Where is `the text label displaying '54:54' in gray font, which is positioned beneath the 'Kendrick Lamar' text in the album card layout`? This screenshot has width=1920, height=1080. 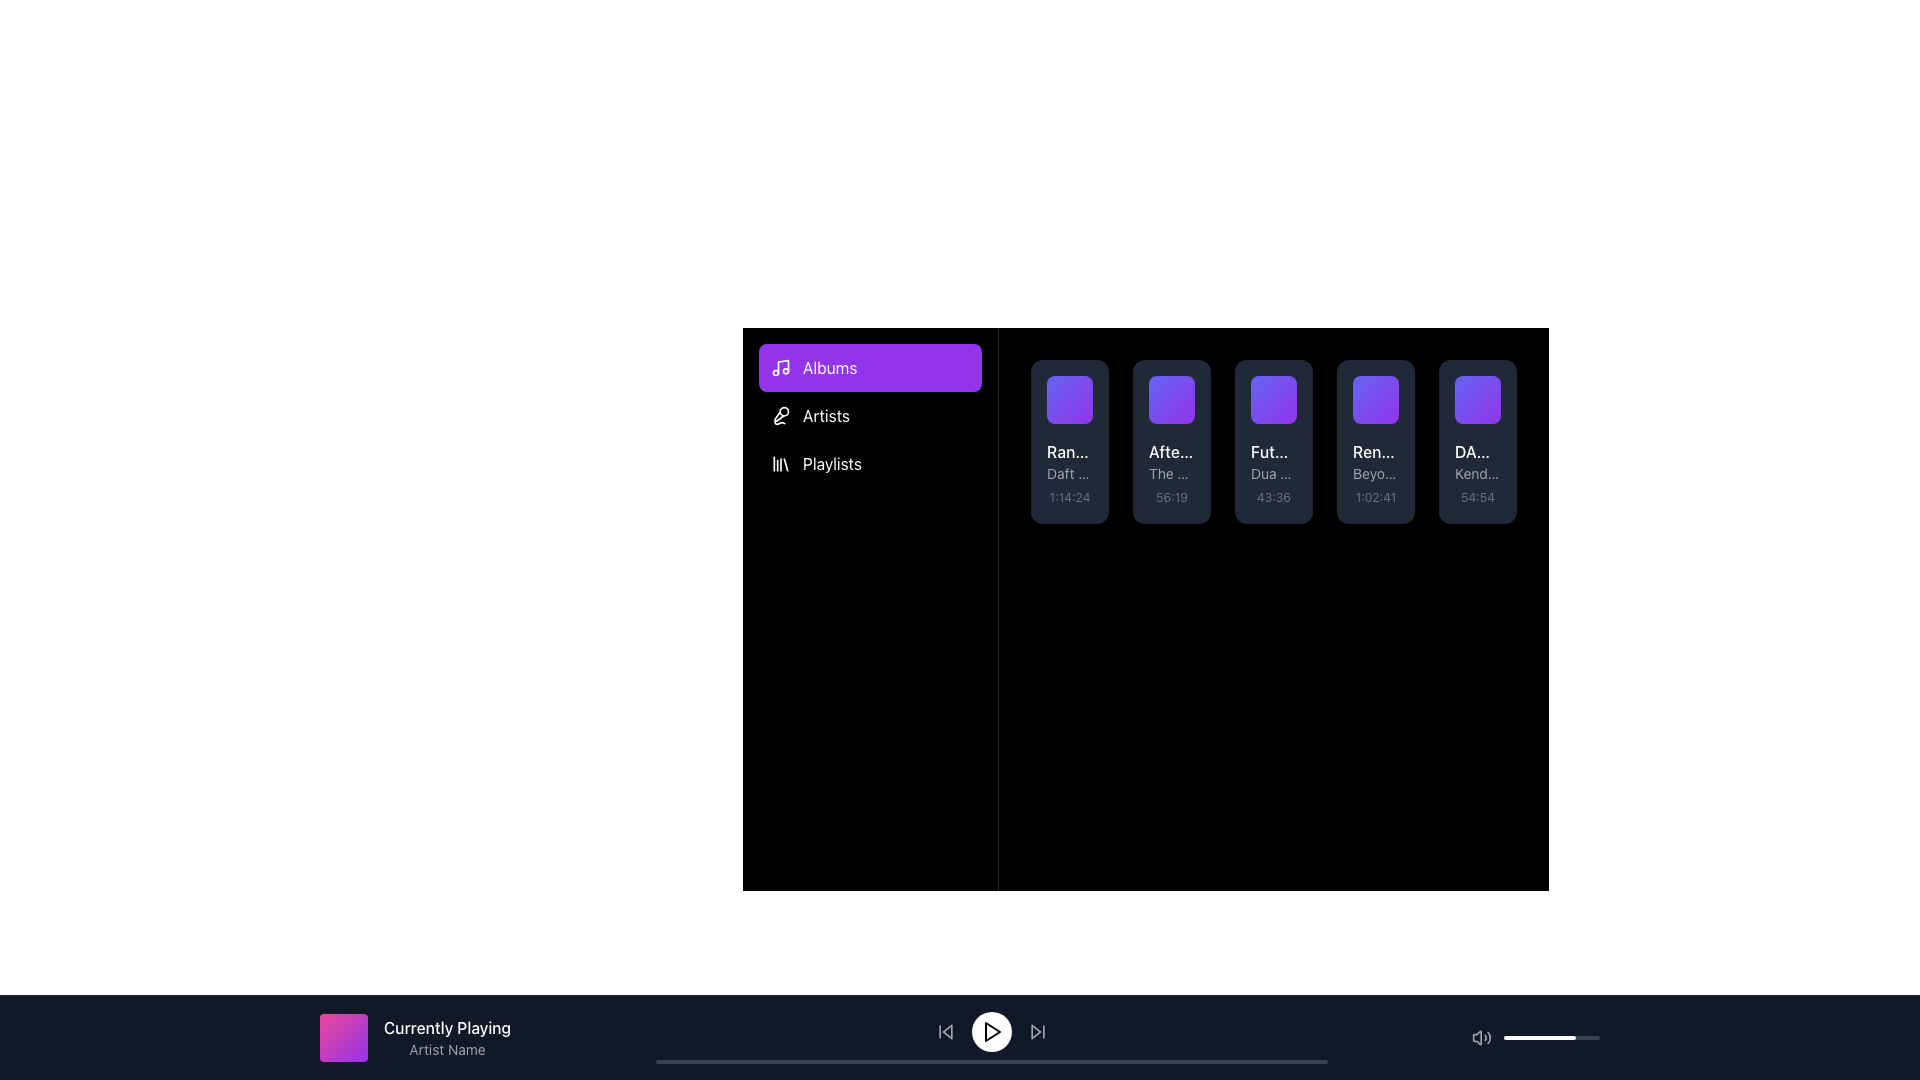
the text label displaying '54:54' in gray font, which is positioned beneath the 'Kendrick Lamar' text in the album card layout is located at coordinates (1478, 496).